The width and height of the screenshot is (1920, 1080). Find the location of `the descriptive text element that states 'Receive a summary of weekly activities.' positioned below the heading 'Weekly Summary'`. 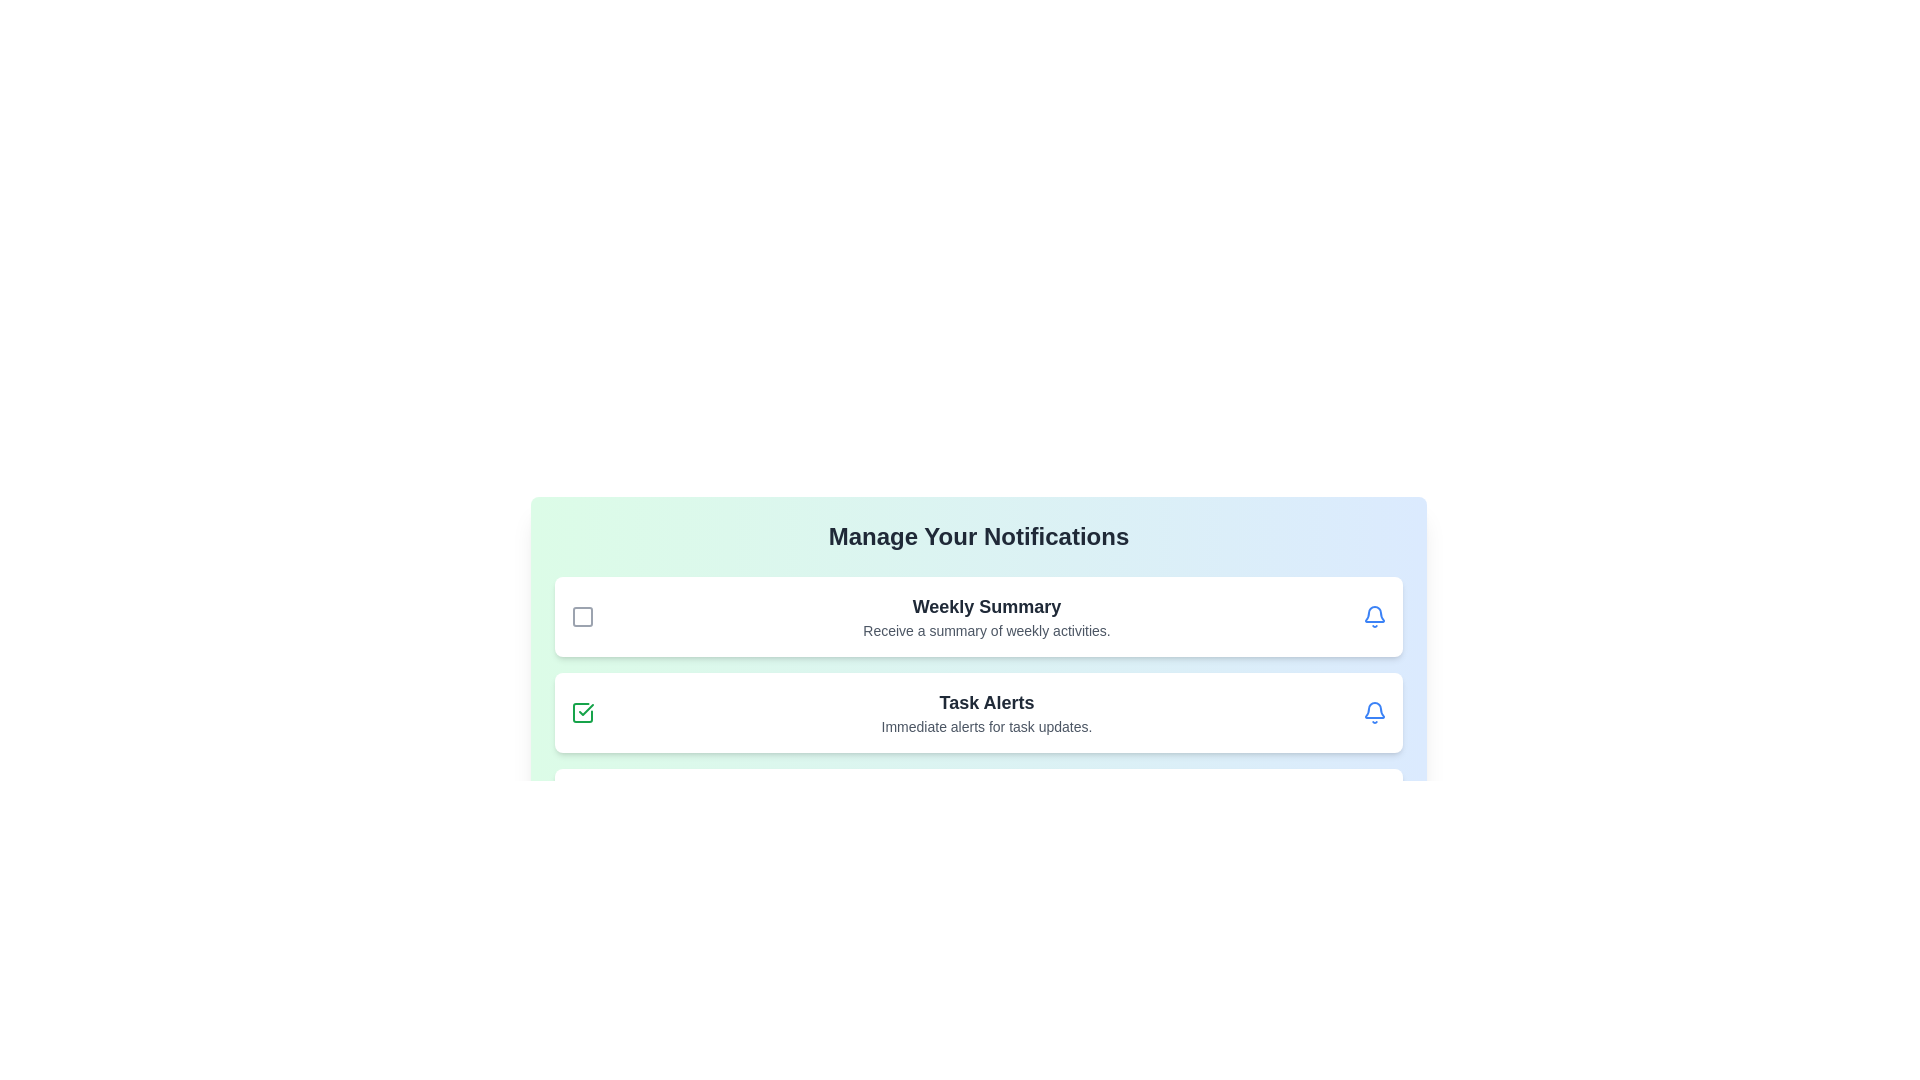

the descriptive text element that states 'Receive a summary of weekly activities.' positioned below the heading 'Weekly Summary' is located at coordinates (987, 631).